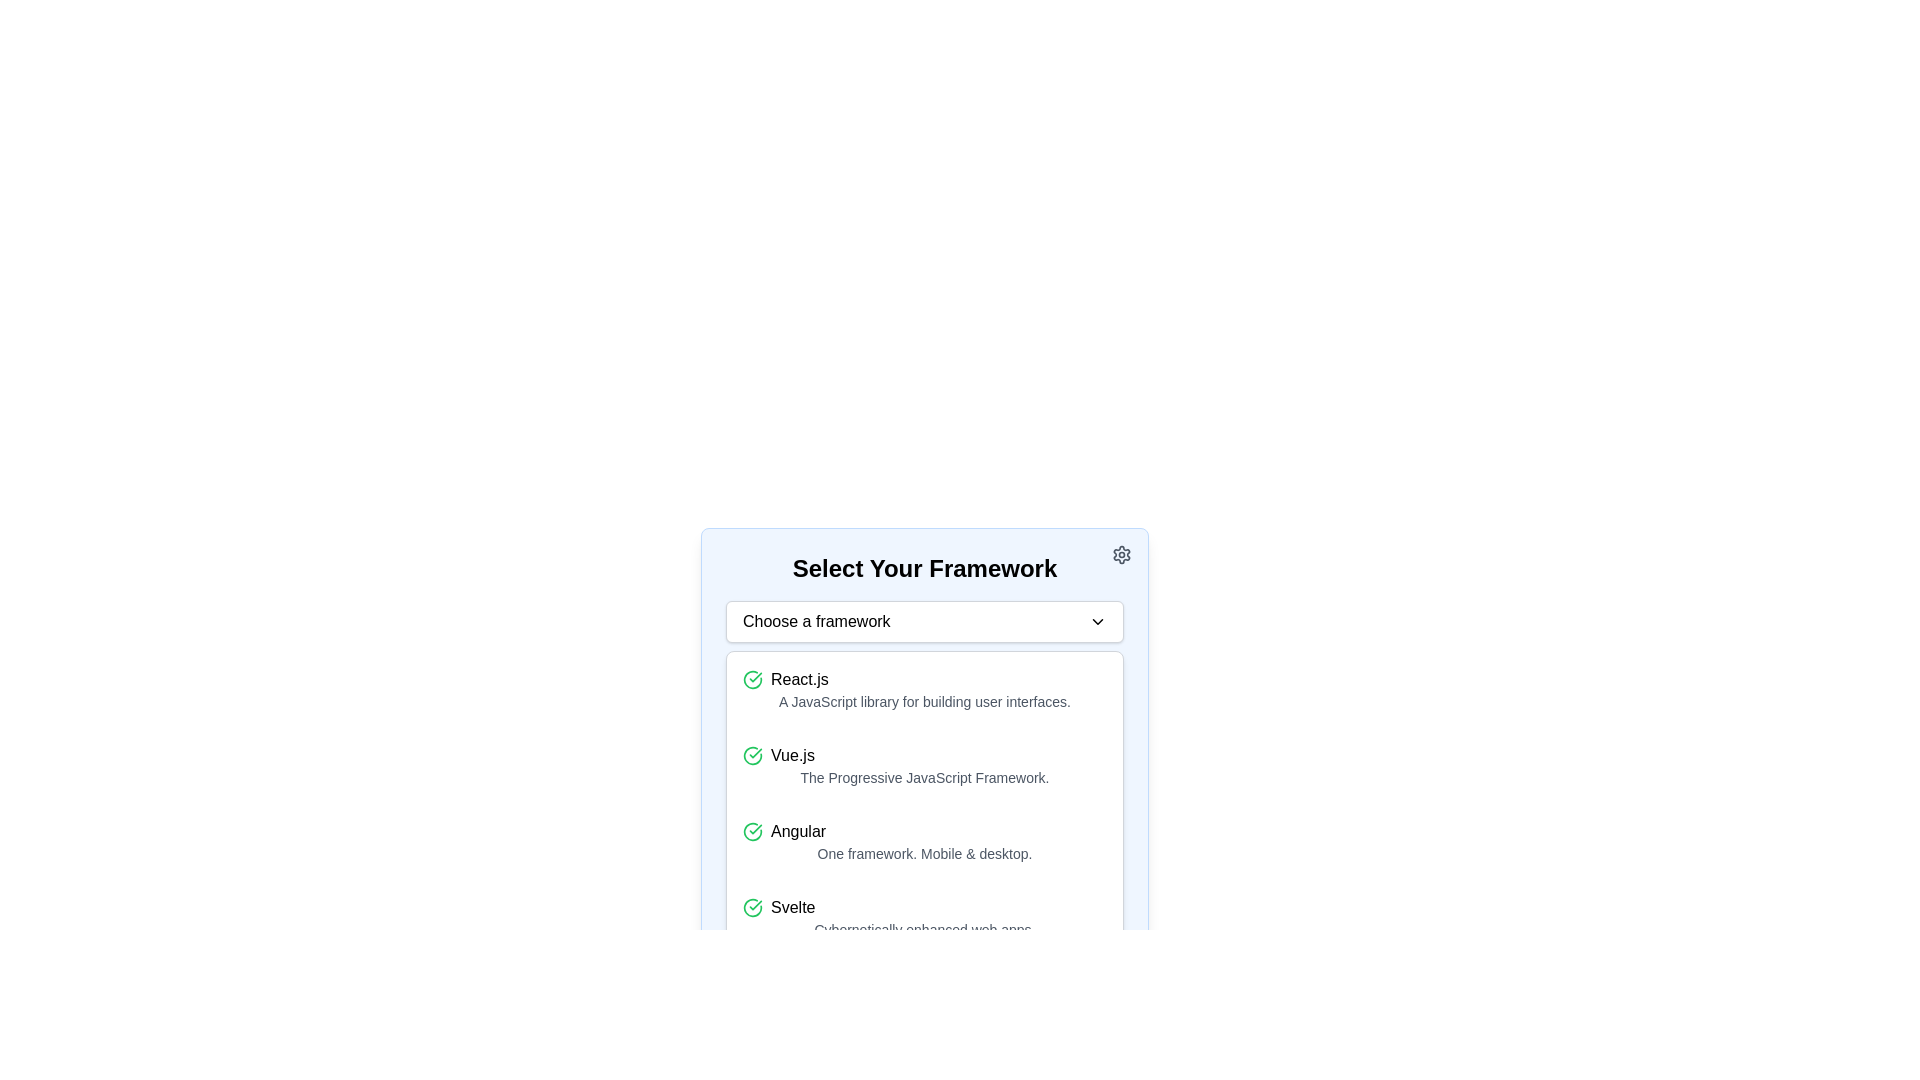 Image resolution: width=1920 pixels, height=1080 pixels. Describe the element at coordinates (924, 929) in the screenshot. I see `the descriptive tagline text for the 'Svelte' framework, located within the card-like UI component below the label 'Svelte'` at that location.